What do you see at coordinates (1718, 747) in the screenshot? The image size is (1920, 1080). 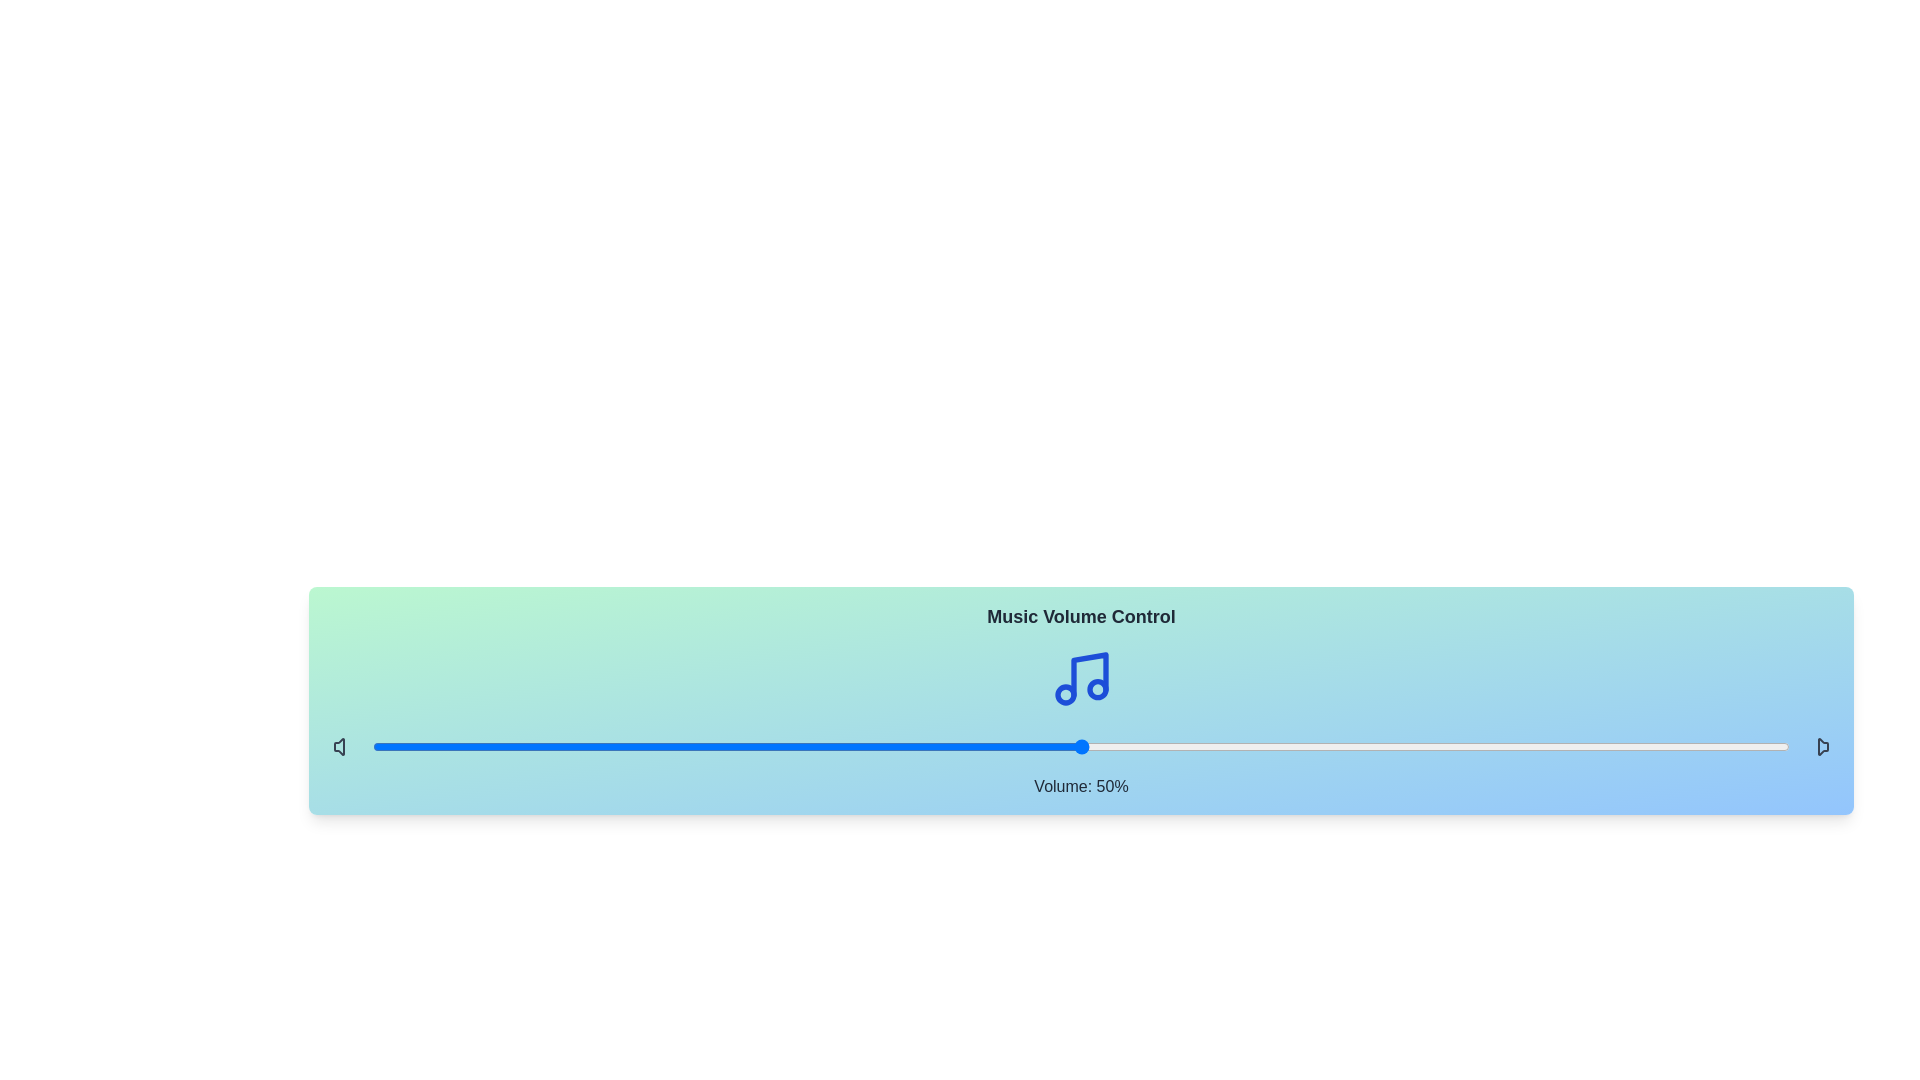 I see `the volume slider to 95%` at bounding box center [1718, 747].